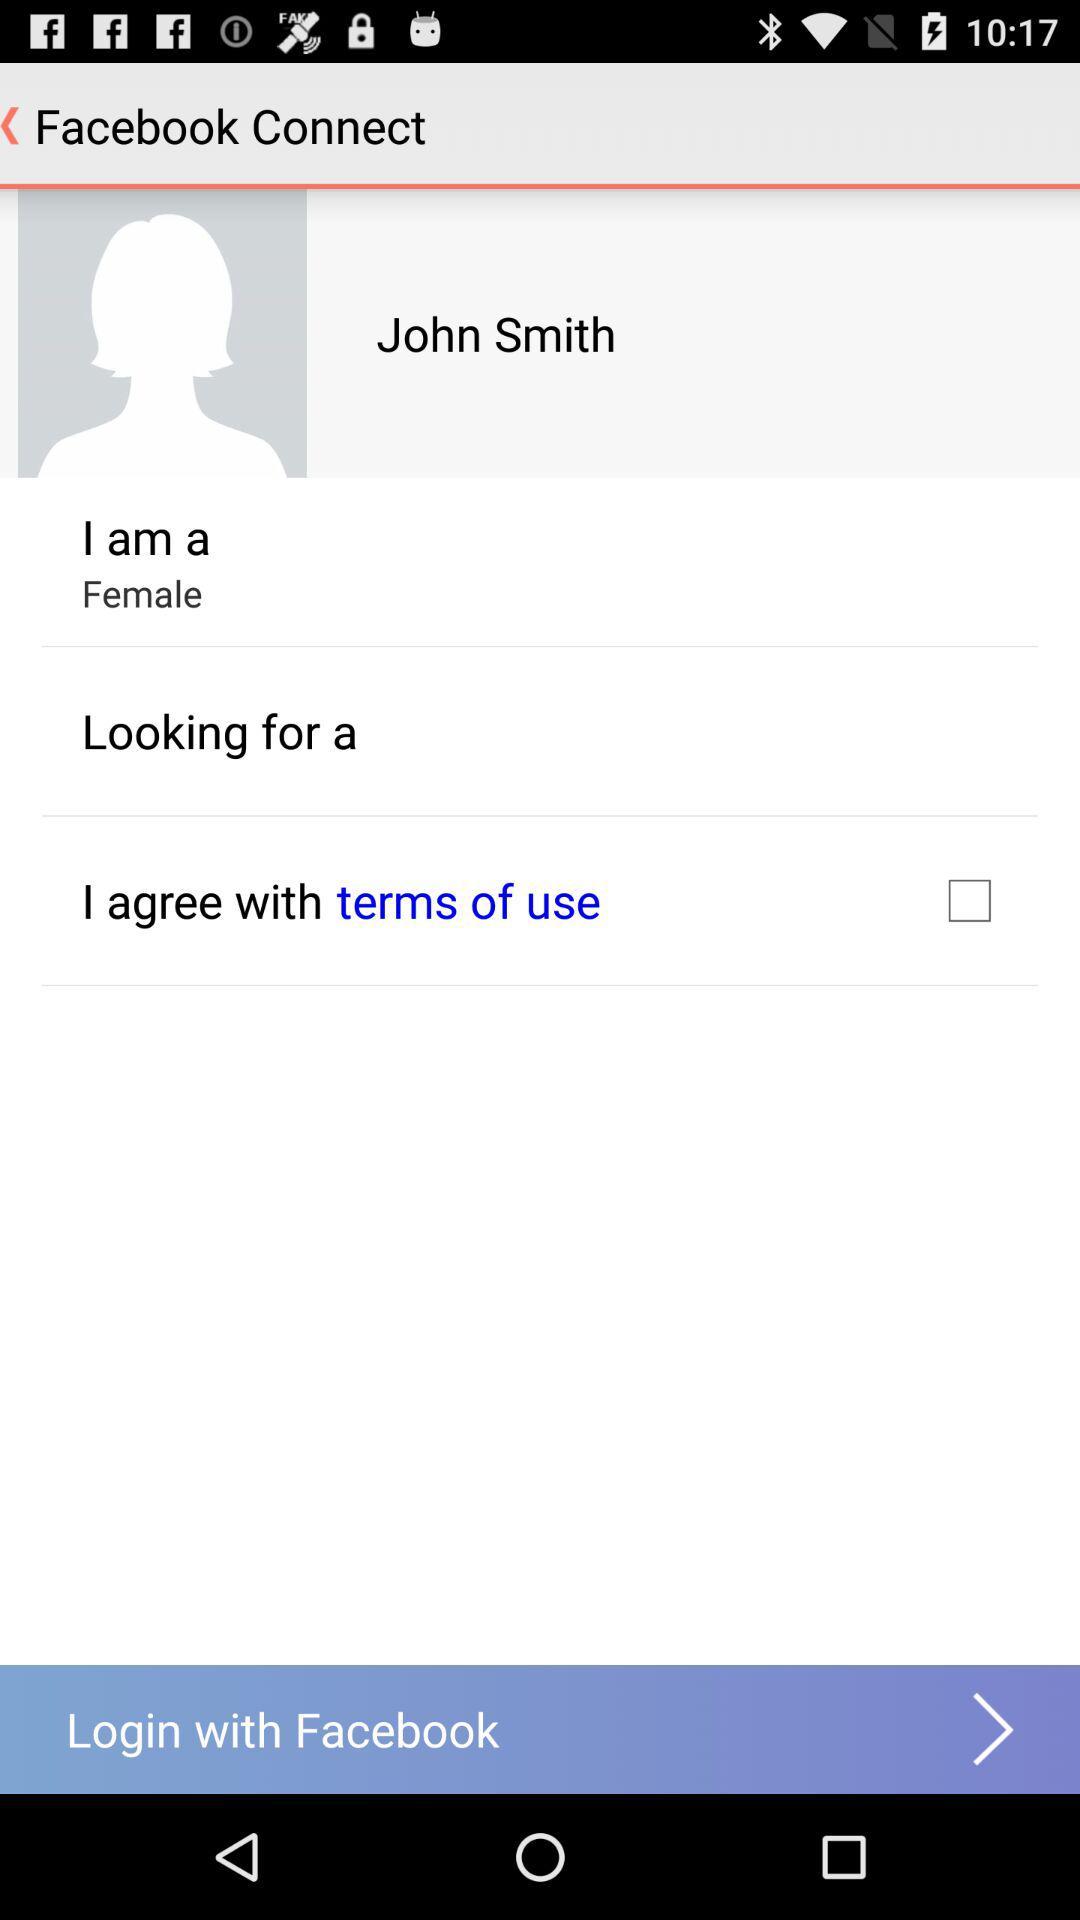 Image resolution: width=1080 pixels, height=1920 pixels. Describe the element at coordinates (468, 899) in the screenshot. I see `terms of use app` at that location.